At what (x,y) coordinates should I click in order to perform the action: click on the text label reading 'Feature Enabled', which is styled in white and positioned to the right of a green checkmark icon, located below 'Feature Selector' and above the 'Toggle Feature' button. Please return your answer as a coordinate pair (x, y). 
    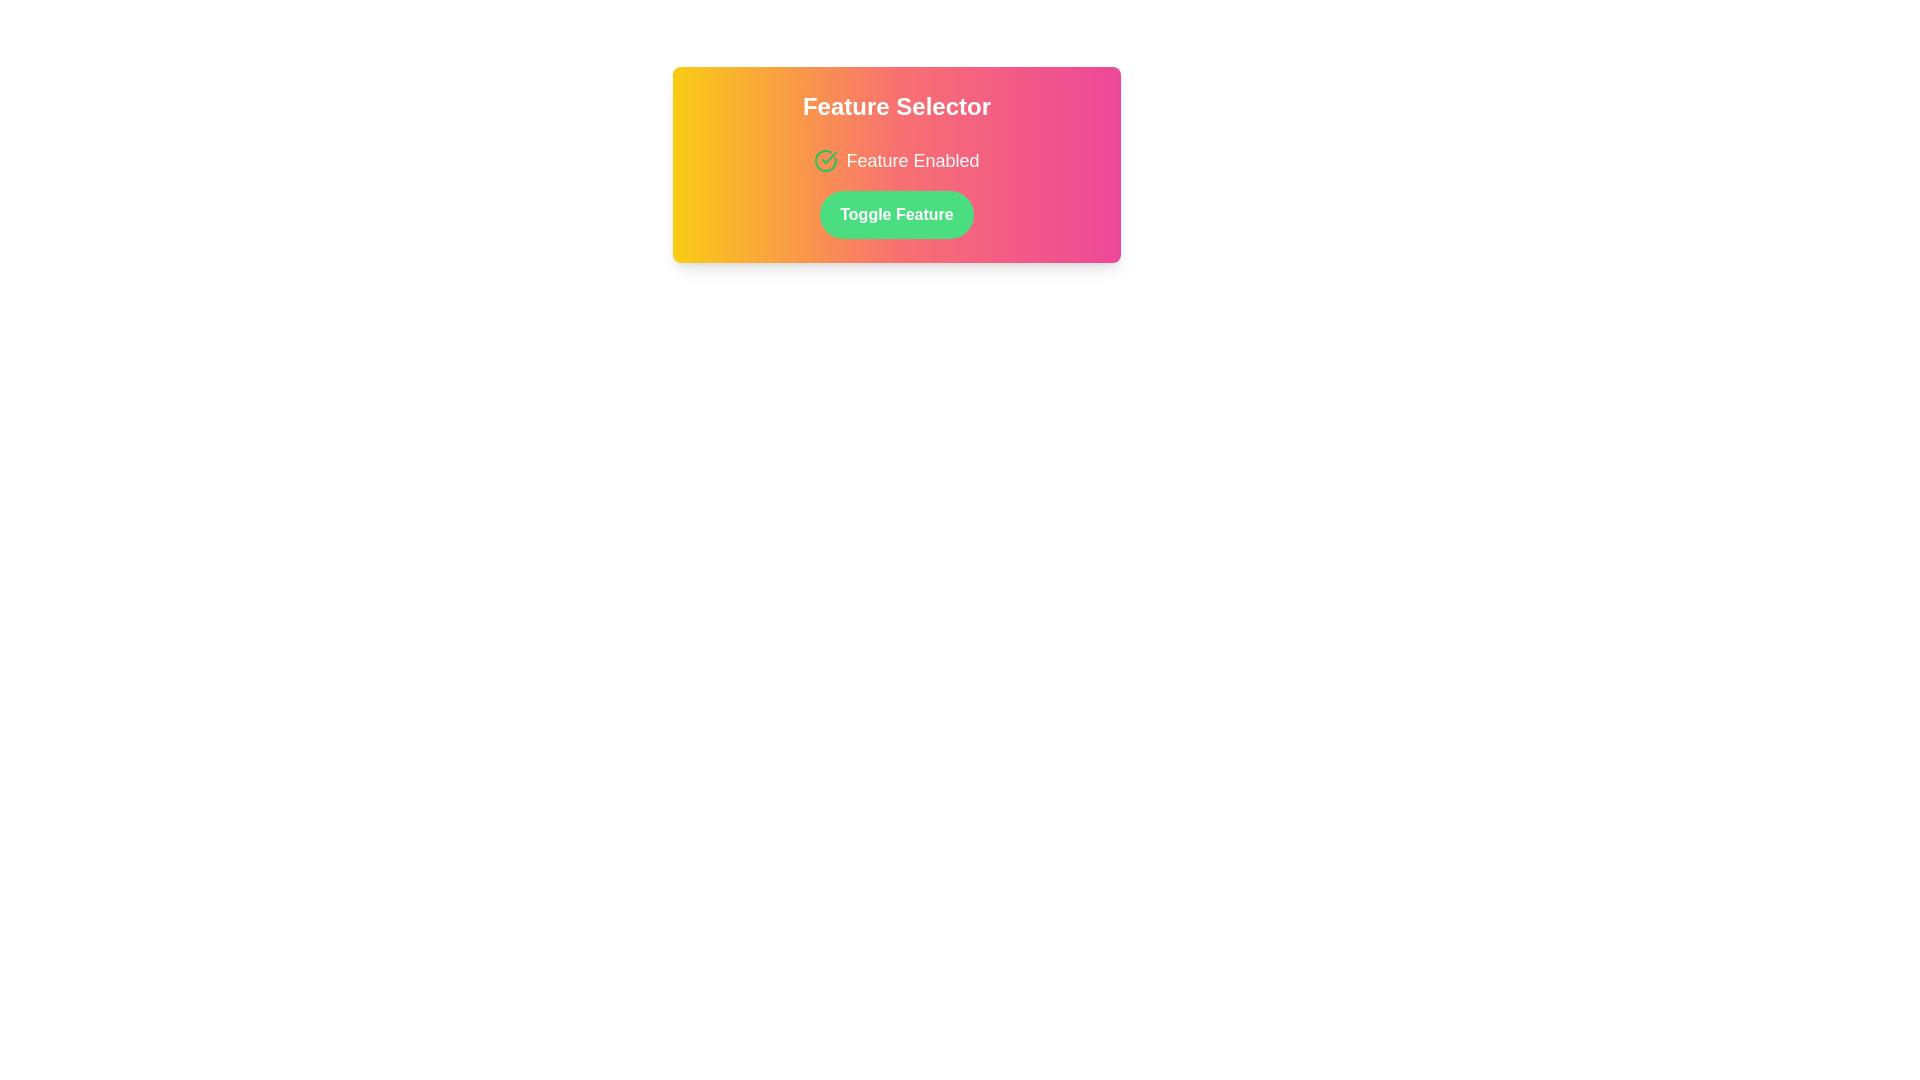
    Looking at the image, I should click on (911, 160).